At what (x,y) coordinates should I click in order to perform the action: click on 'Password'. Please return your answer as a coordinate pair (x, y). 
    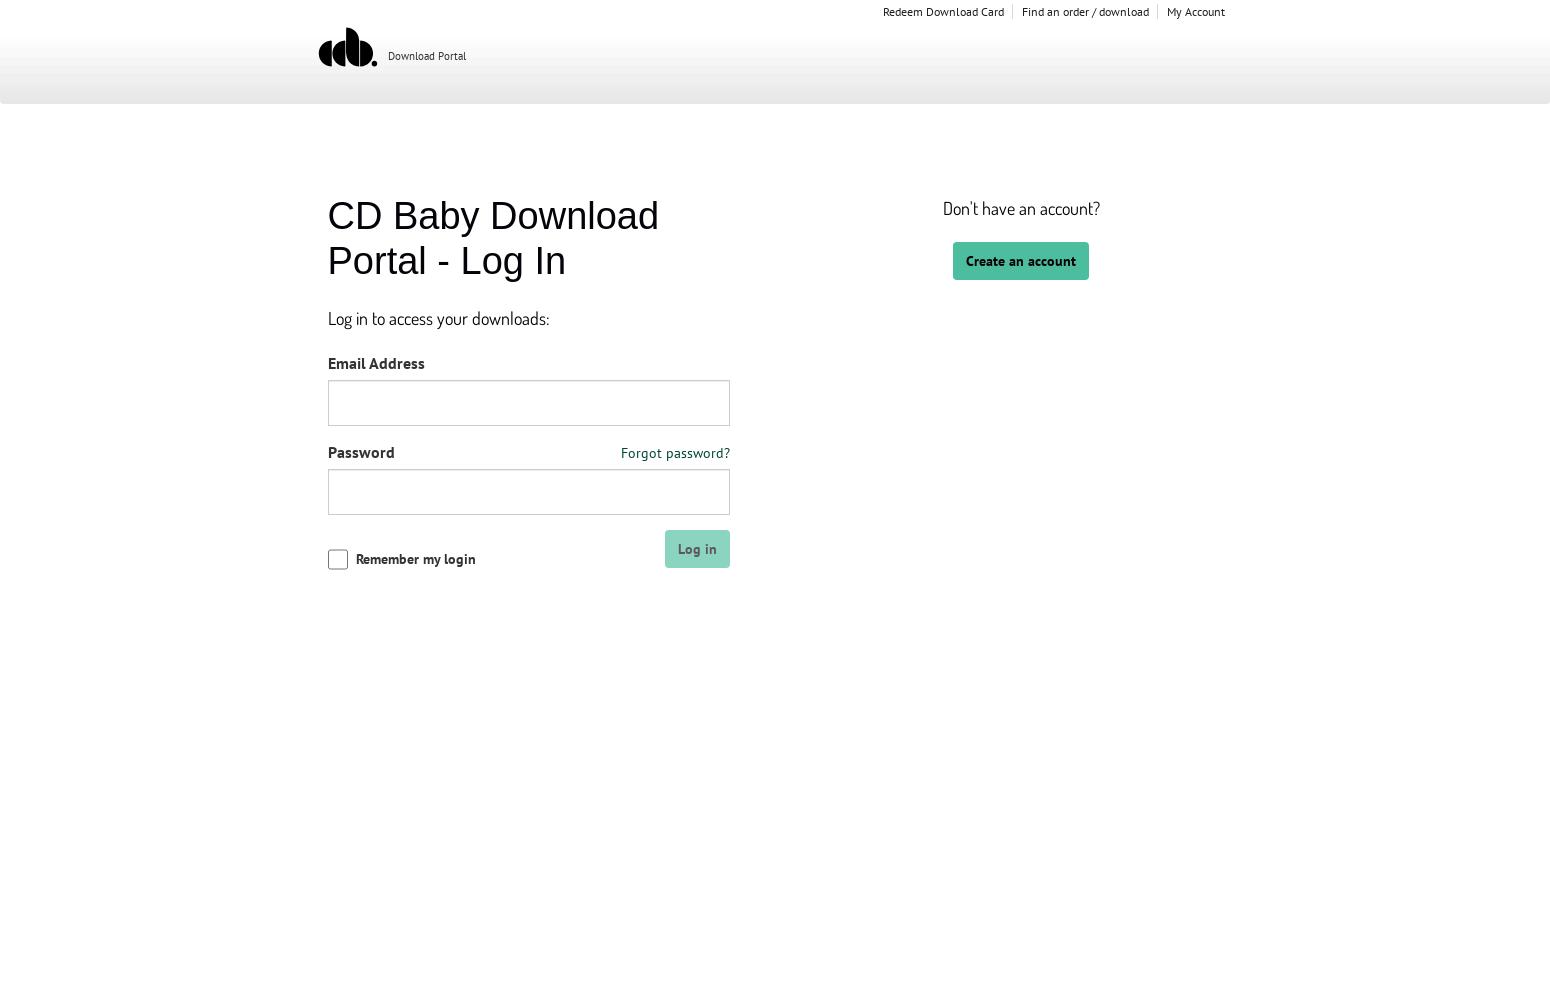
    Looking at the image, I should click on (359, 450).